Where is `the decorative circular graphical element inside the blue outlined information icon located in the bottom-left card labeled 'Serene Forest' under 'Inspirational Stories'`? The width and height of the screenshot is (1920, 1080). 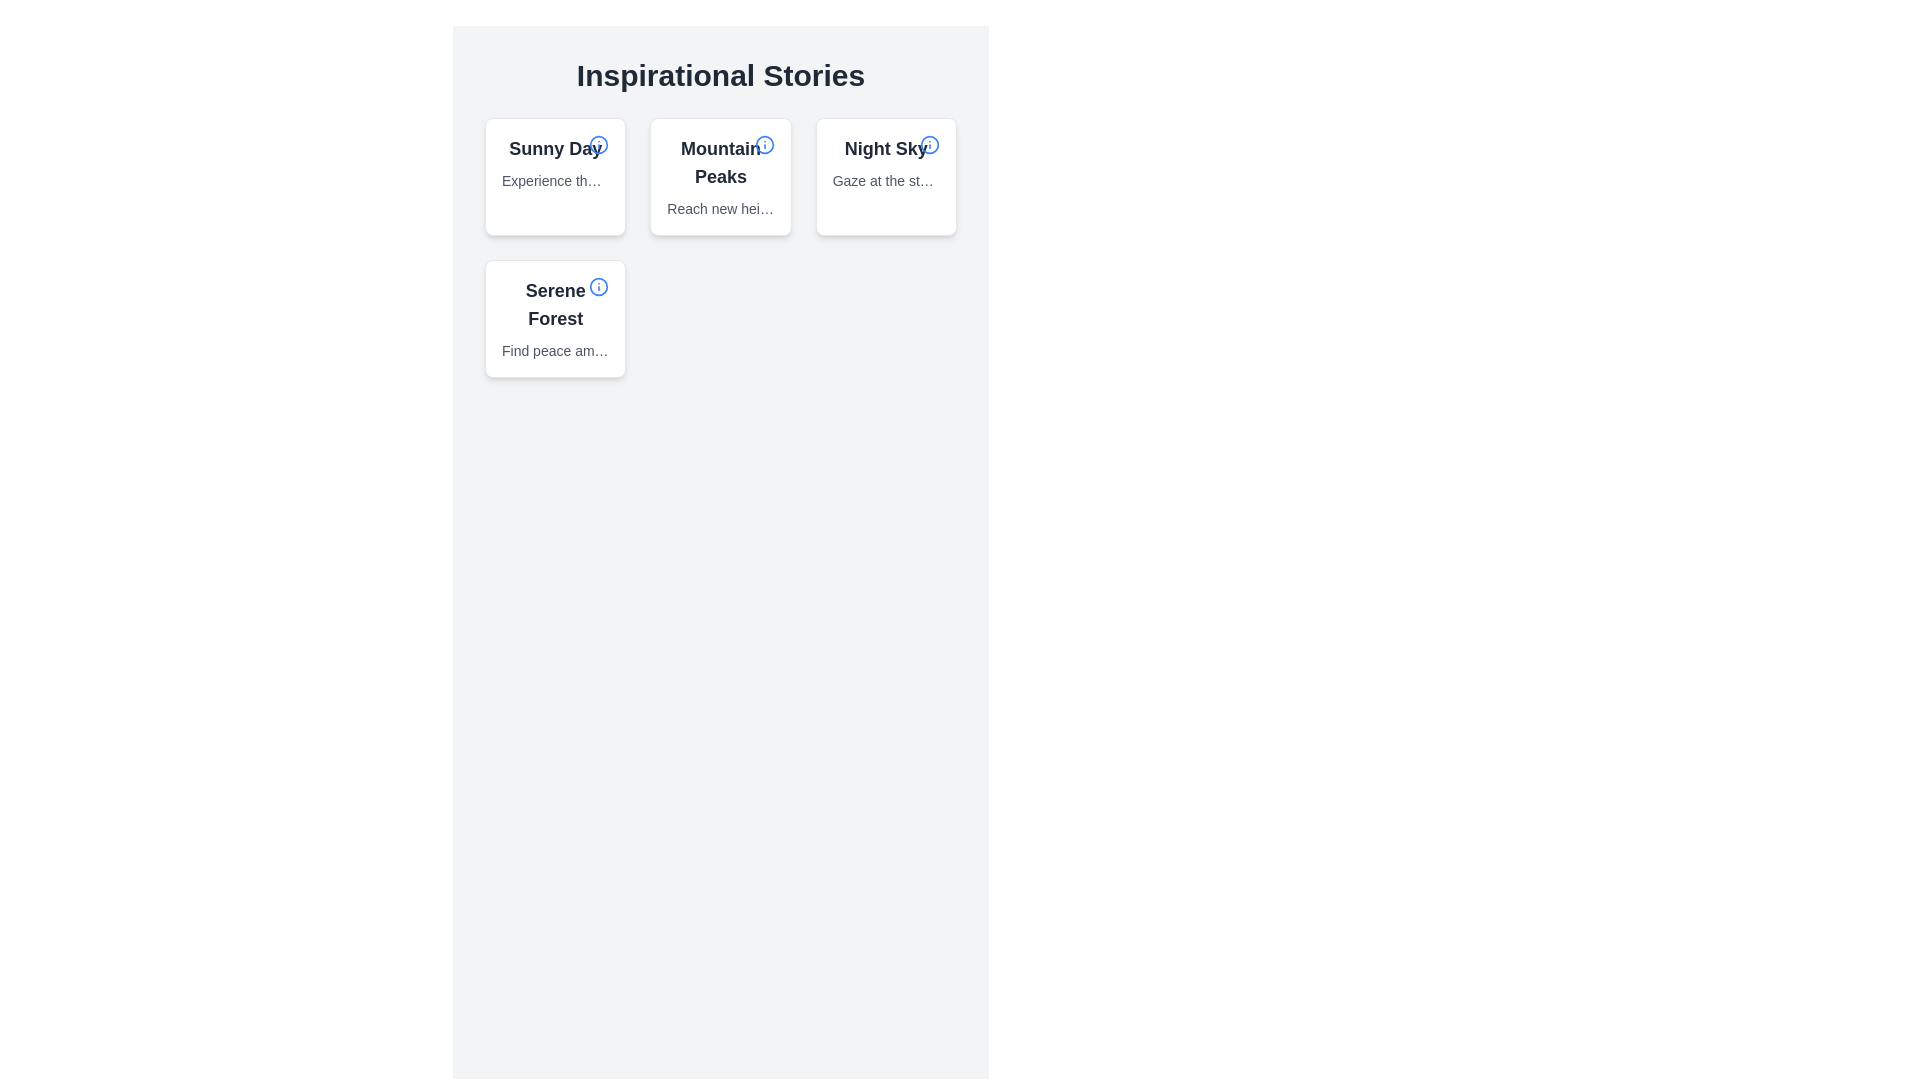
the decorative circular graphical element inside the blue outlined information icon located in the bottom-left card labeled 'Serene Forest' under 'Inspirational Stories' is located at coordinates (598, 286).